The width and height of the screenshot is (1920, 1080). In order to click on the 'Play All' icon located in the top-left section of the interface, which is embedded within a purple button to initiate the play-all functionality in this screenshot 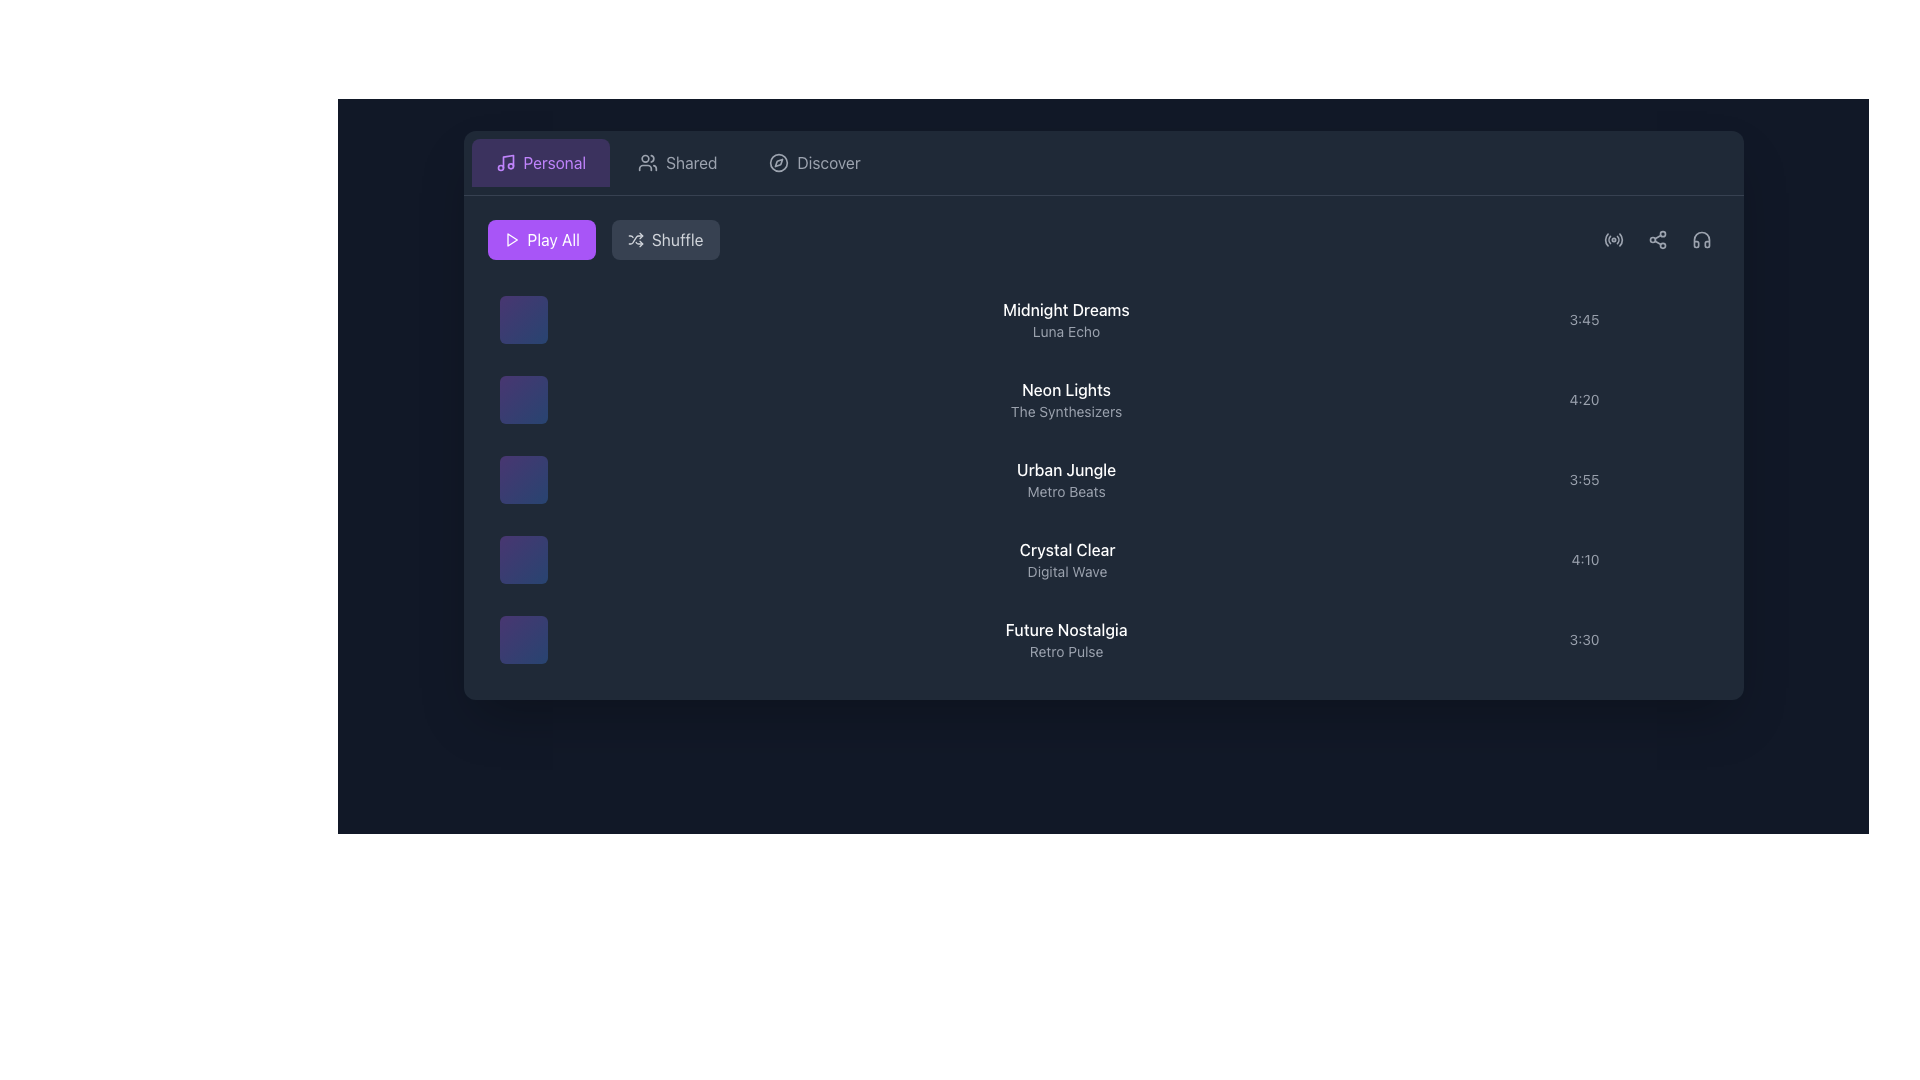, I will do `click(512, 238)`.